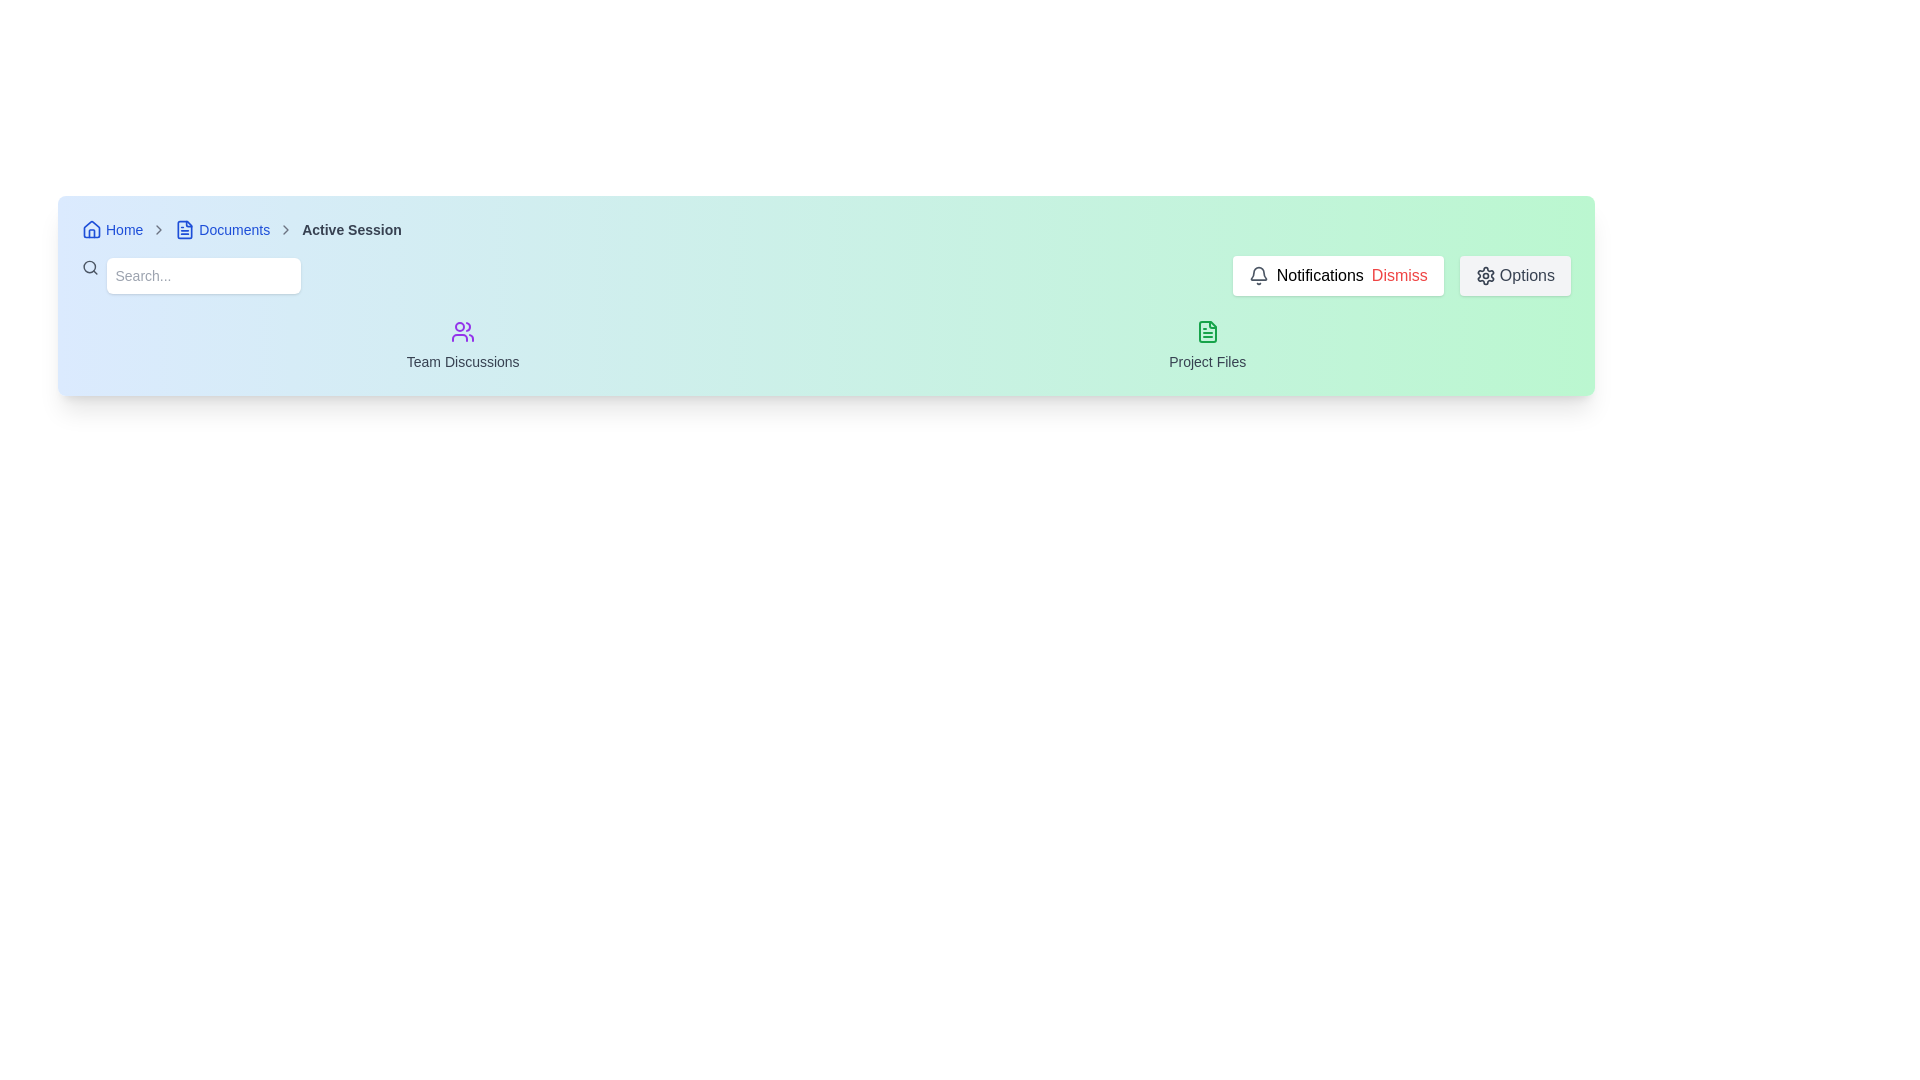  What do you see at coordinates (1206, 330) in the screenshot?
I see `the project files access icon located centrally above the text 'Project Files' and to the right of the 'Options' button` at bounding box center [1206, 330].